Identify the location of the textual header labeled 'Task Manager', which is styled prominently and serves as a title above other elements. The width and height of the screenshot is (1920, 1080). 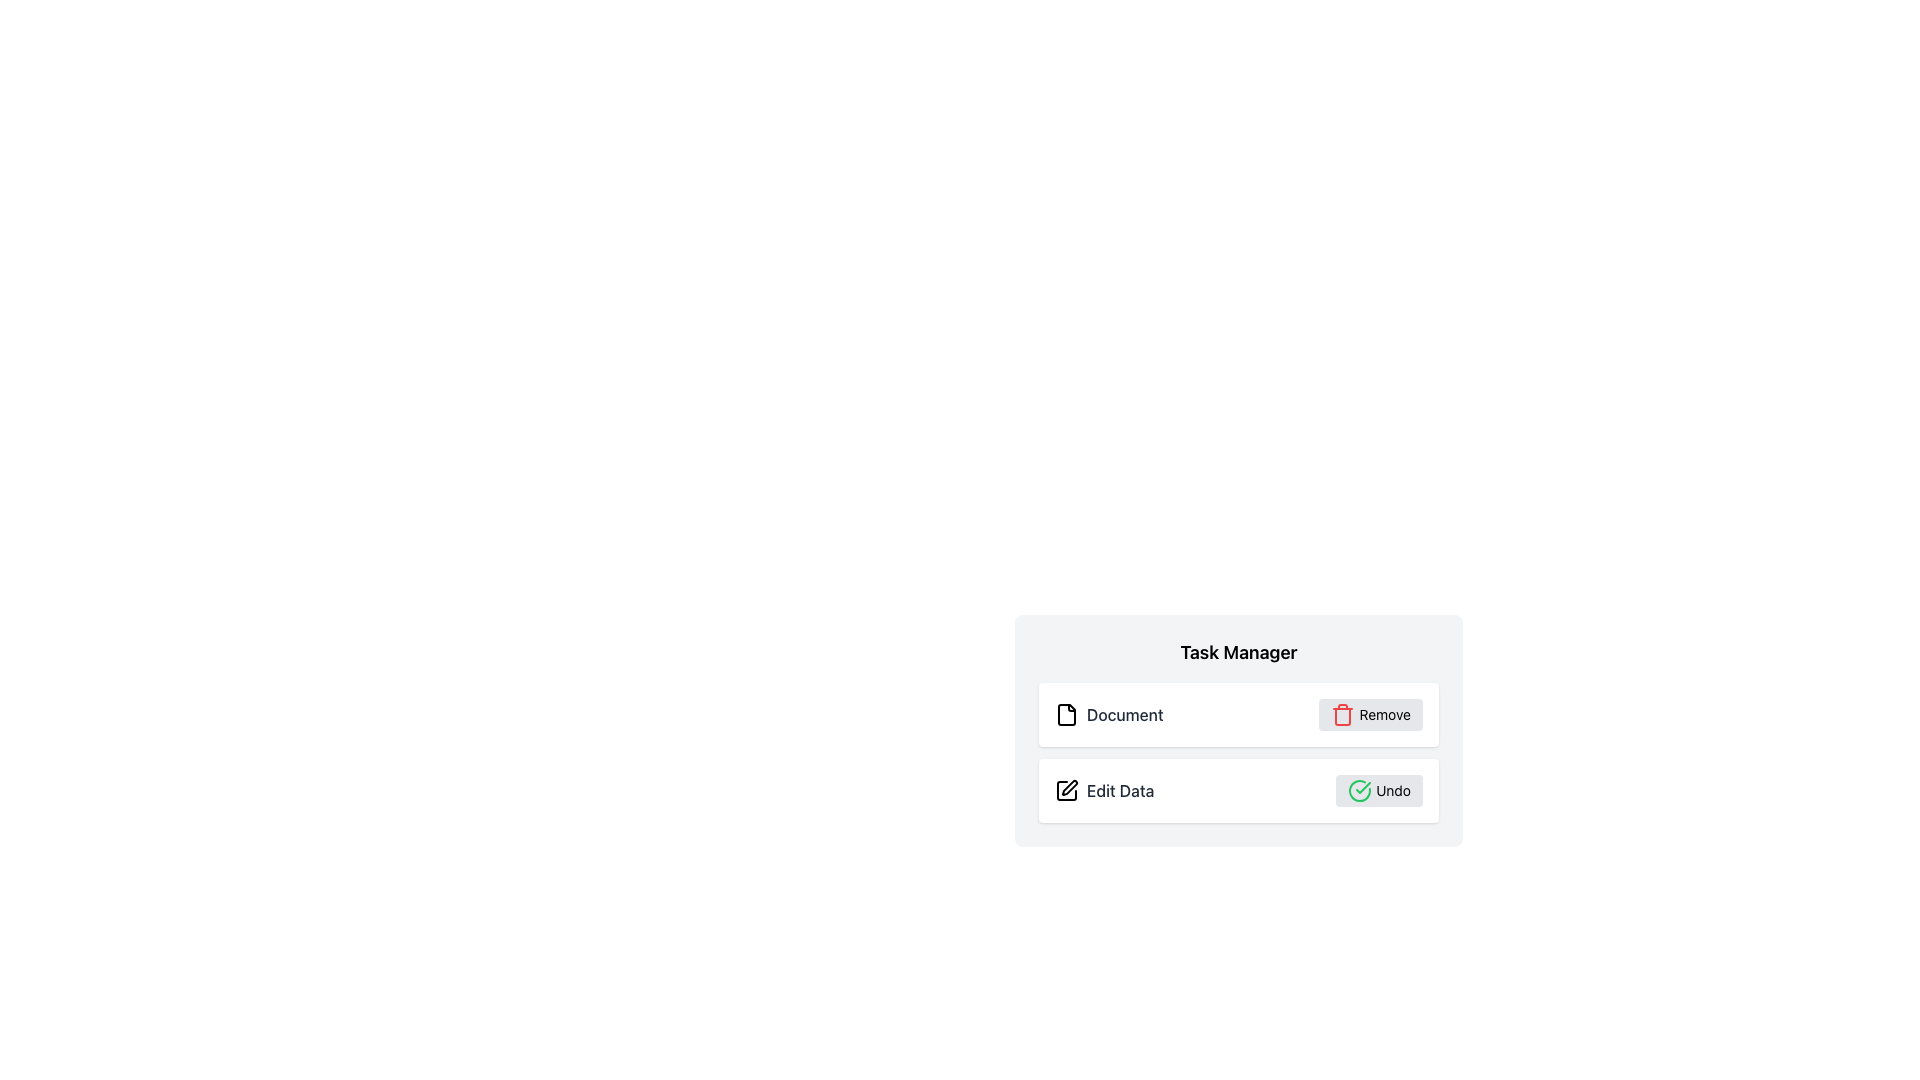
(1237, 652).